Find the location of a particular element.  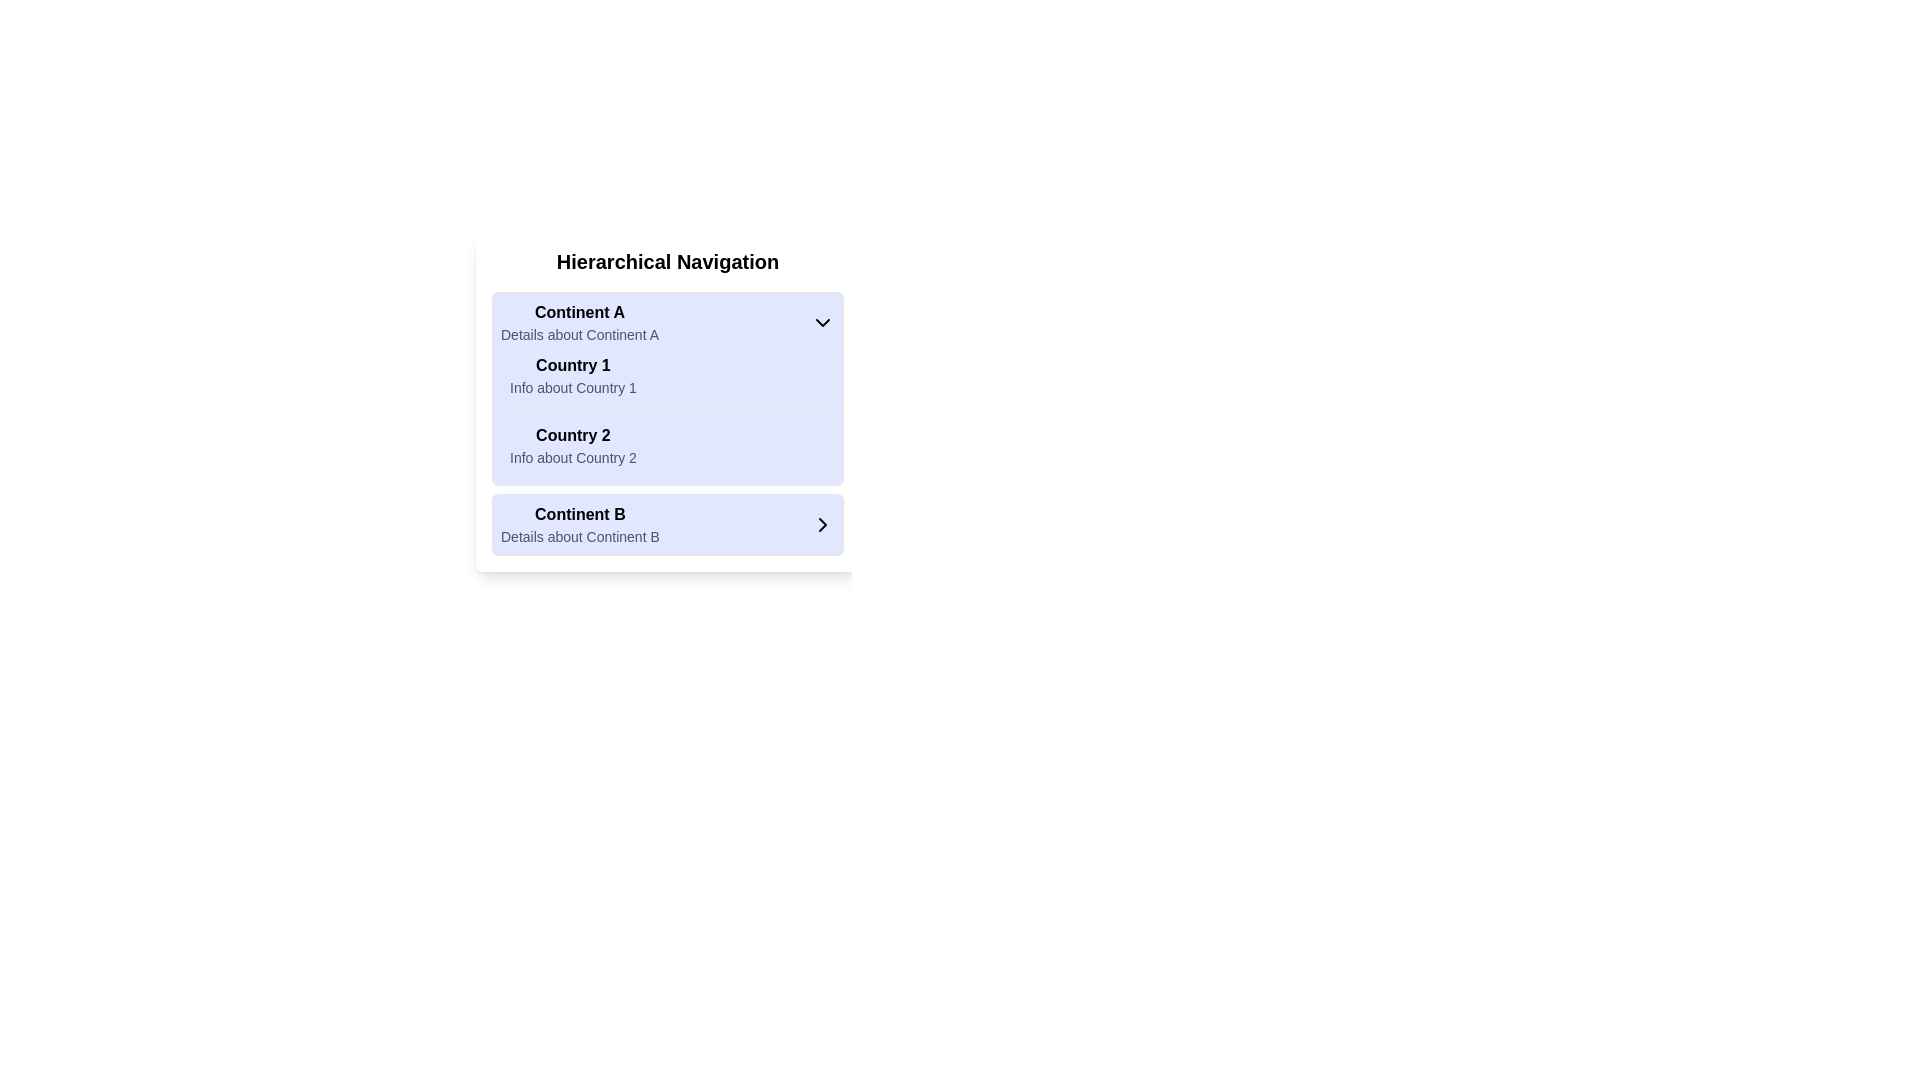

the Chevron Right icon located to the far-right of the text box indicating navigation options for 'Continent B' is located at coordinates (822, 523).